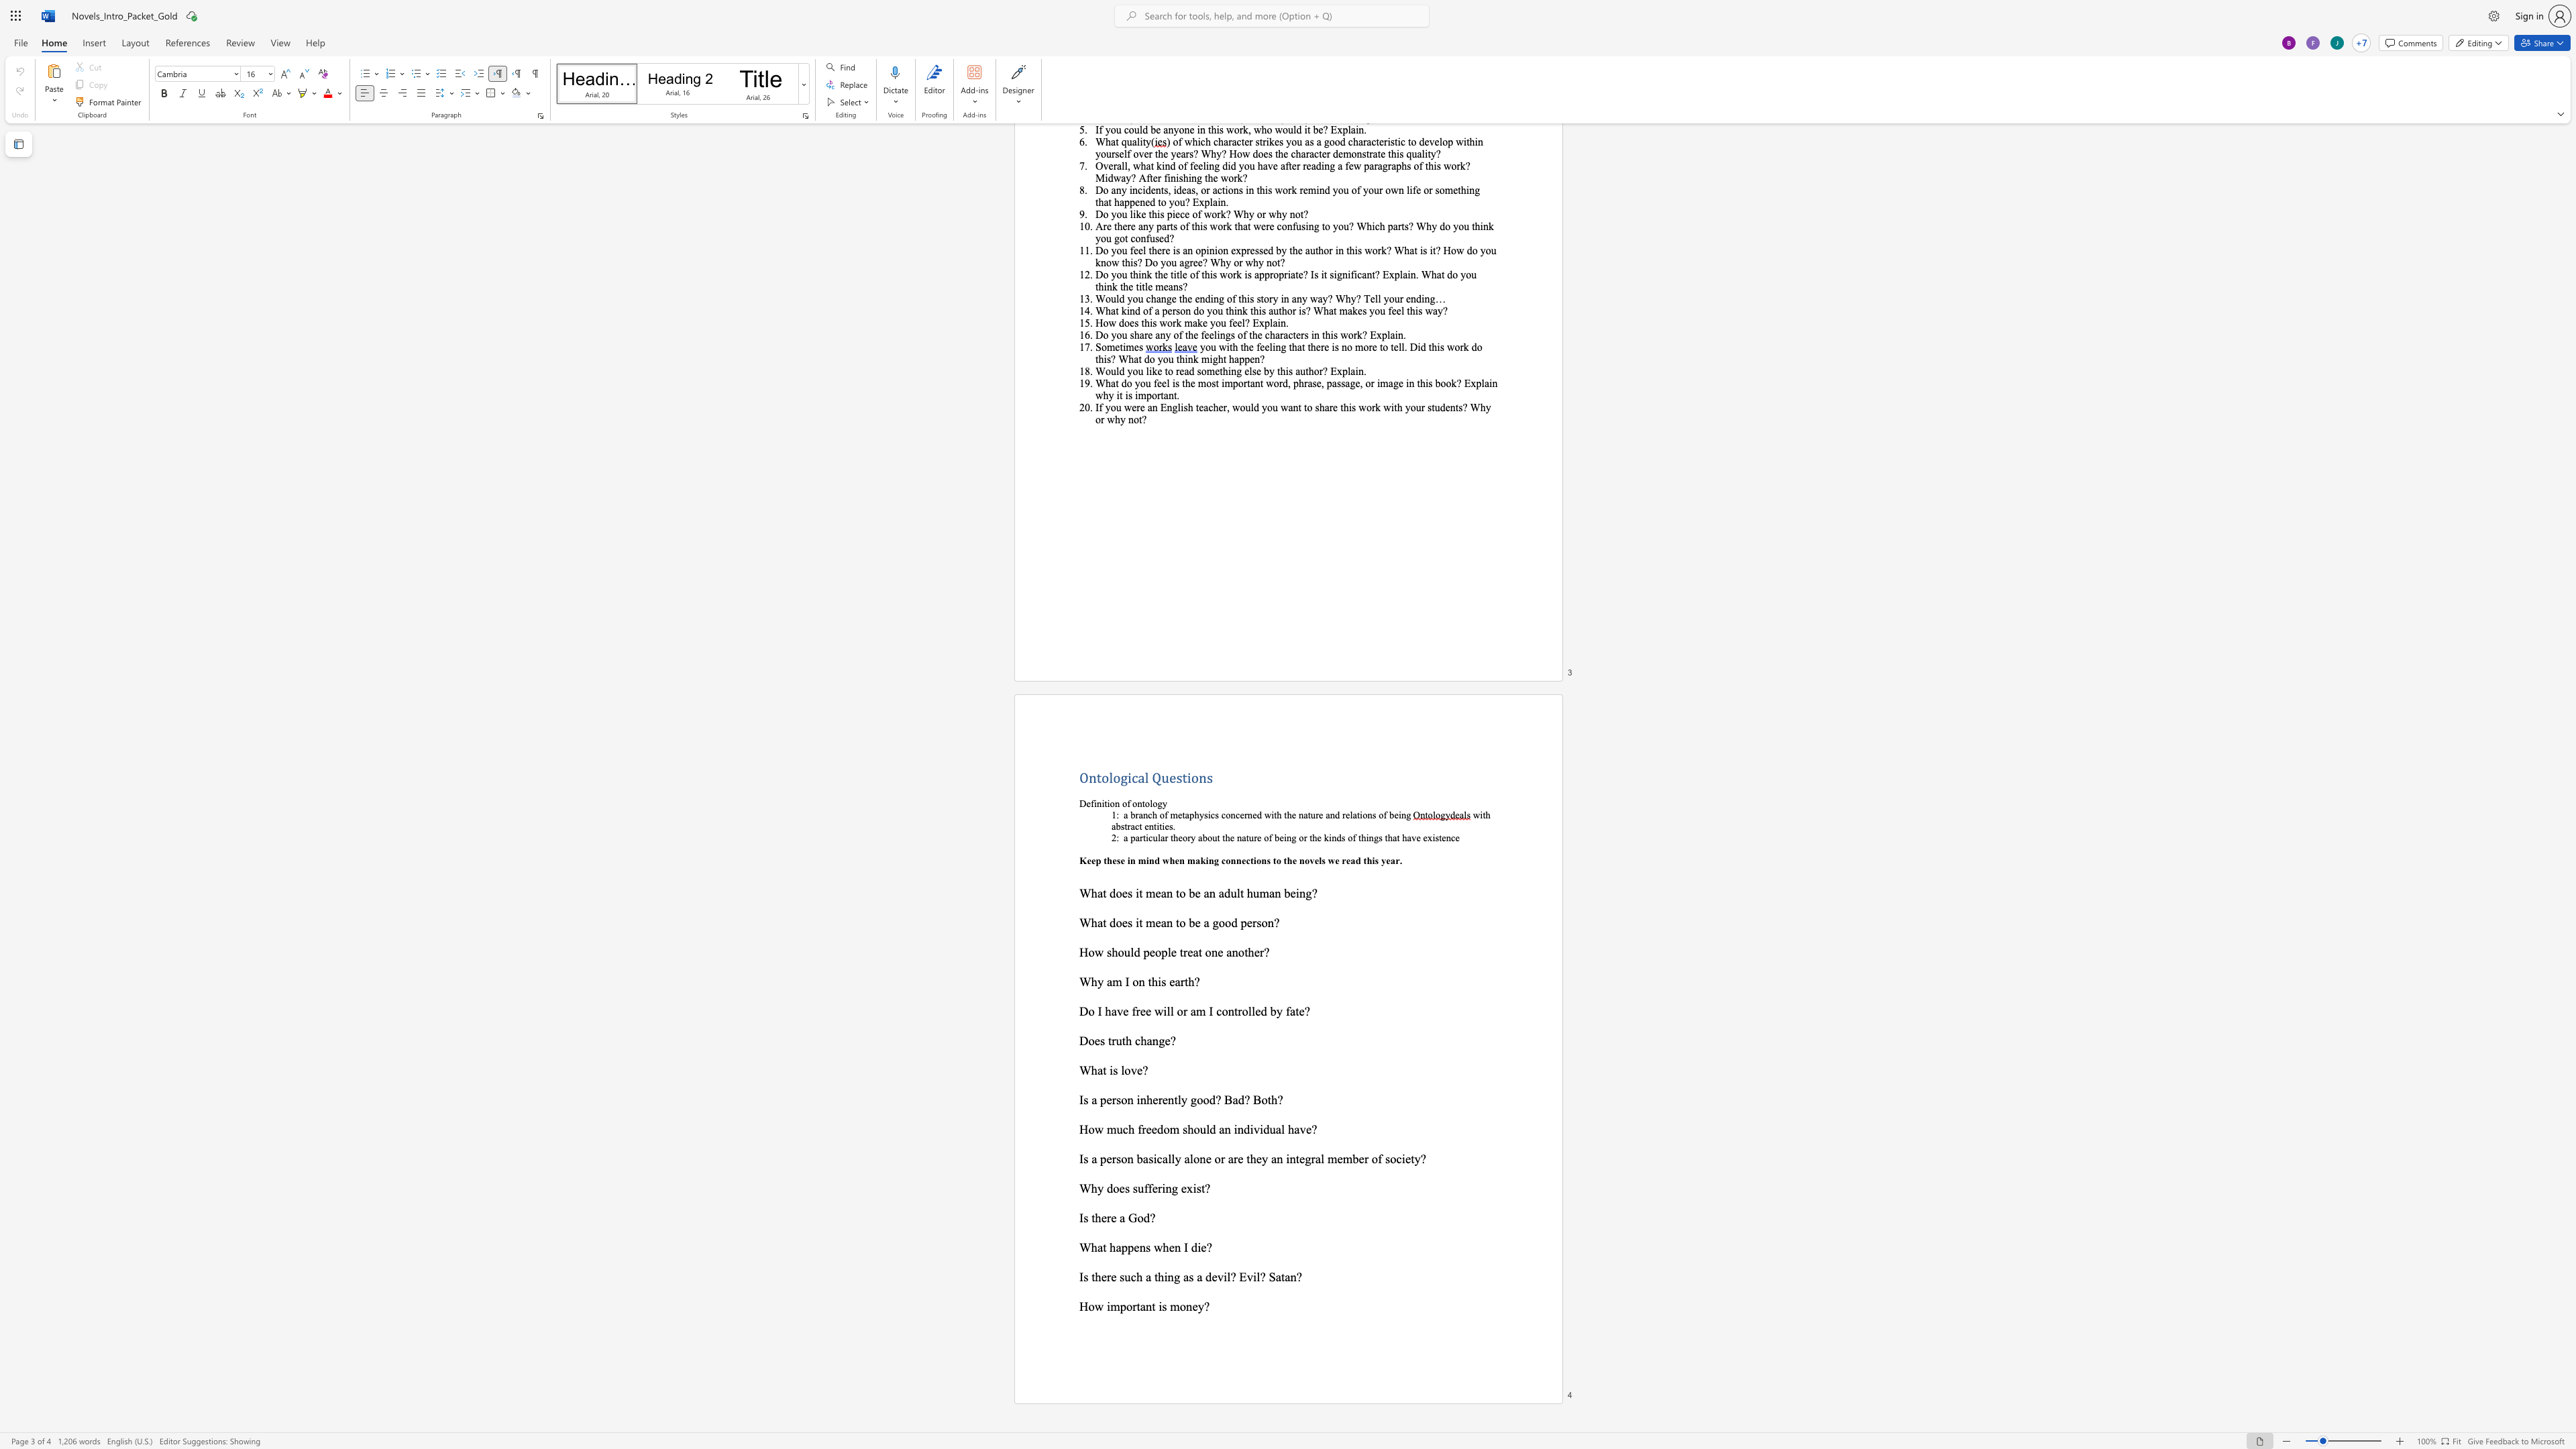  Describe the element at coordinates (1161, 802) in the screenshot. I see `the space between the continuous character "g" and "y" in the text` at that location.